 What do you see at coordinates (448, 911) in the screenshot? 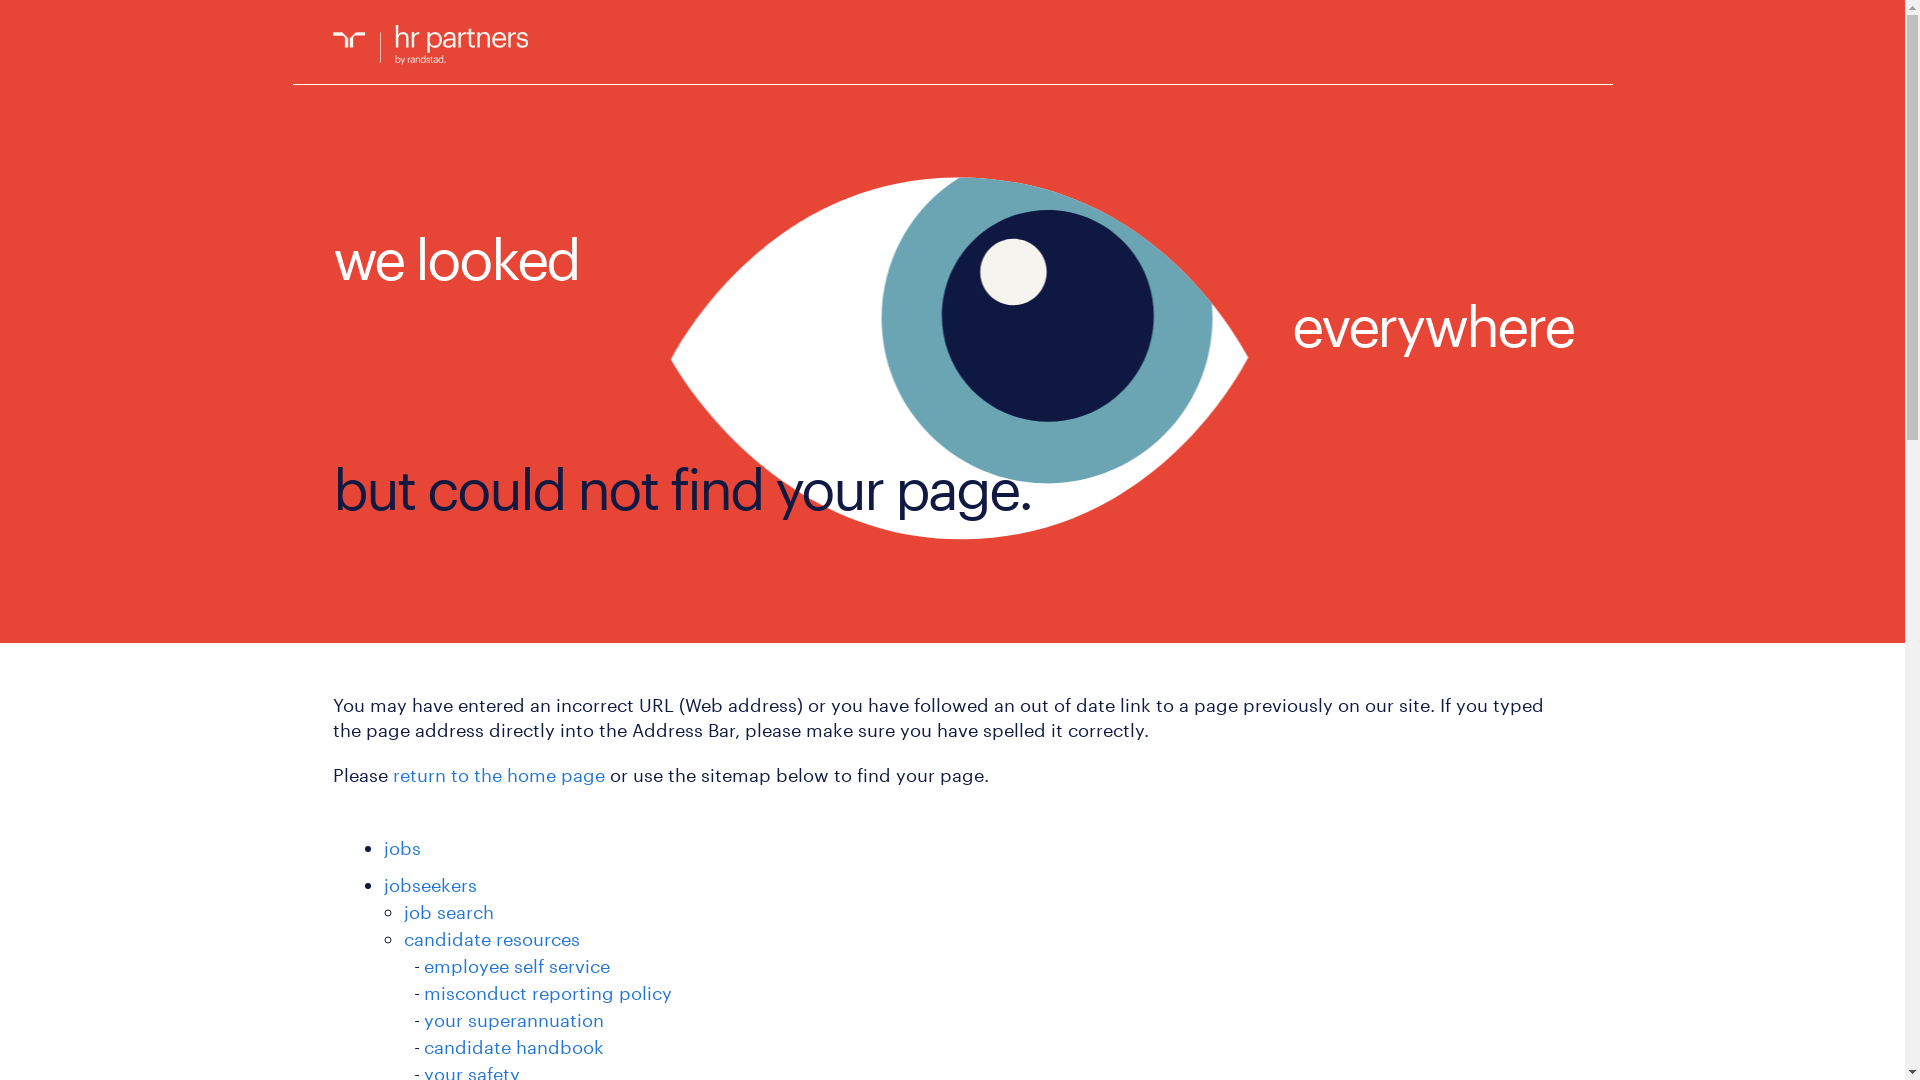
I see `'job search'` at bounding box center [448, 911].